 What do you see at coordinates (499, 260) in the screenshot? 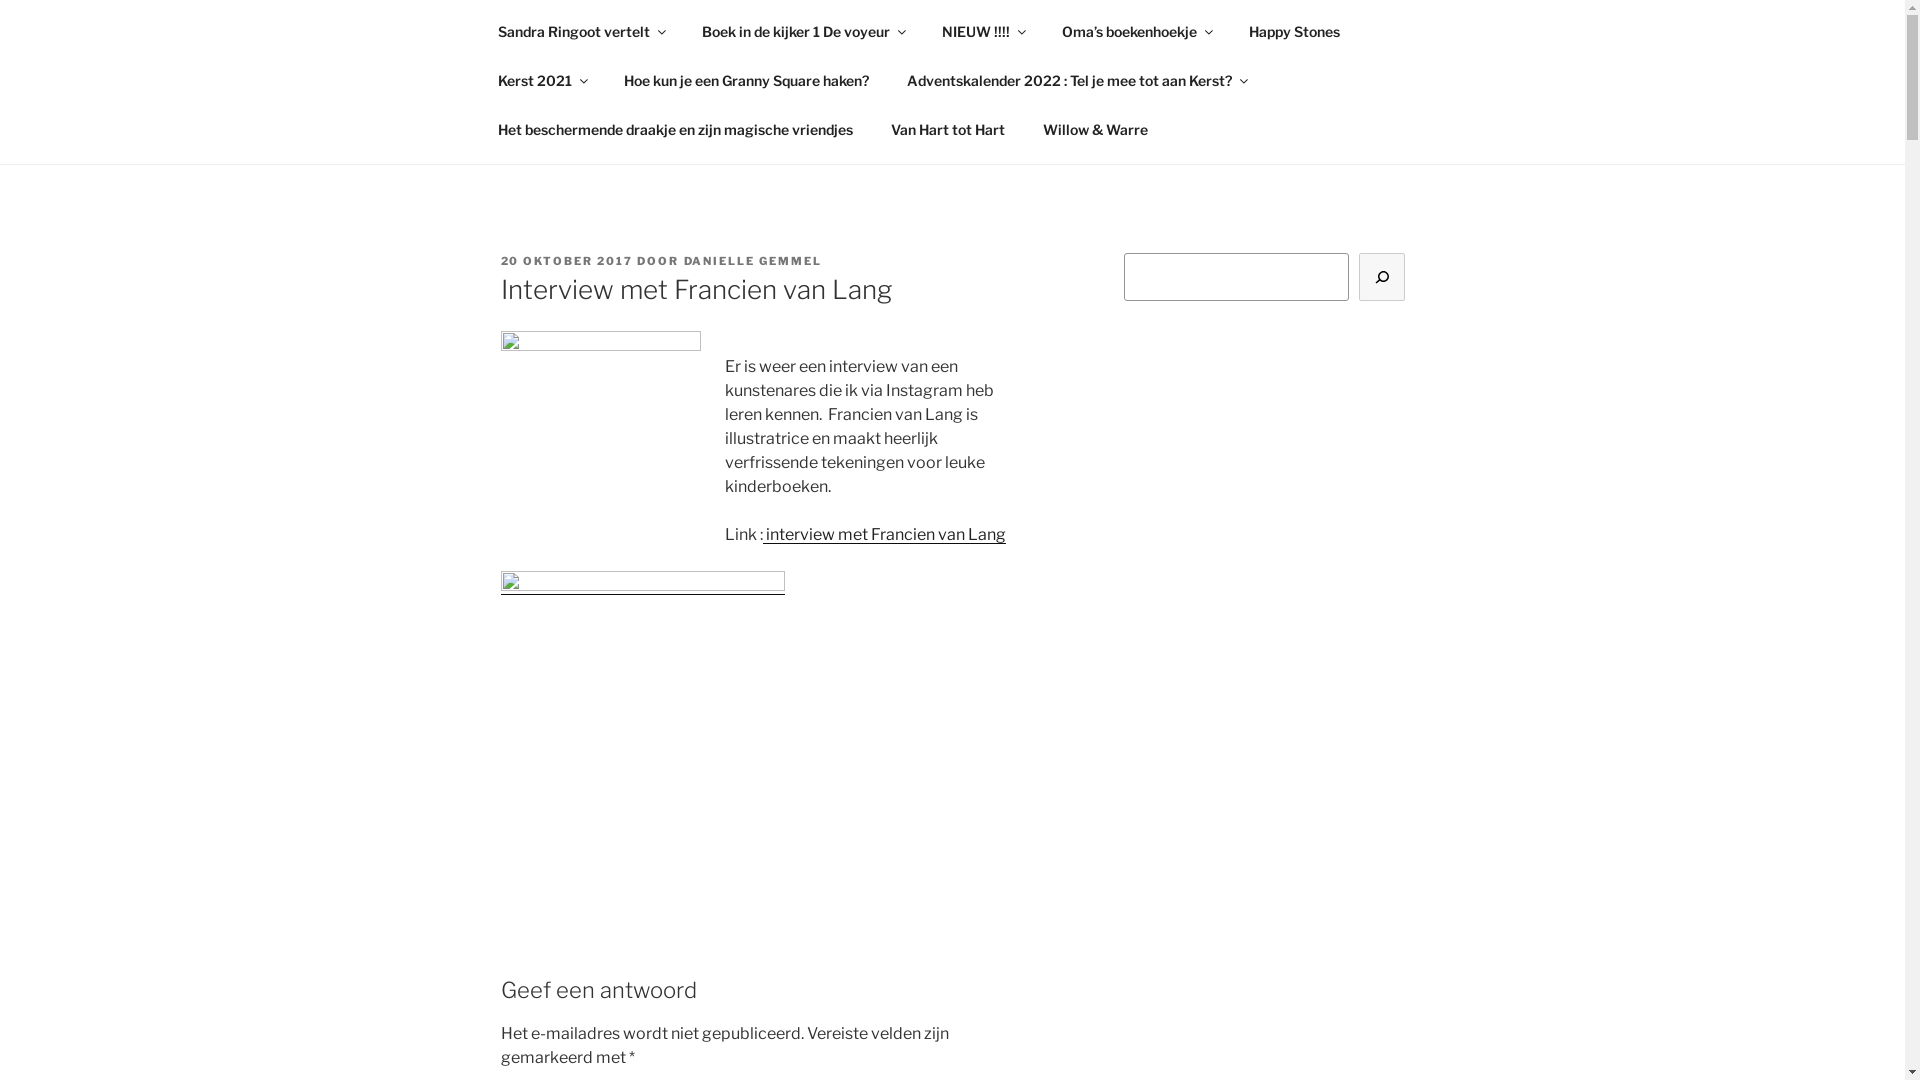
I see `'20 OKTOBER 2017'` at bounding box center [499, 260].